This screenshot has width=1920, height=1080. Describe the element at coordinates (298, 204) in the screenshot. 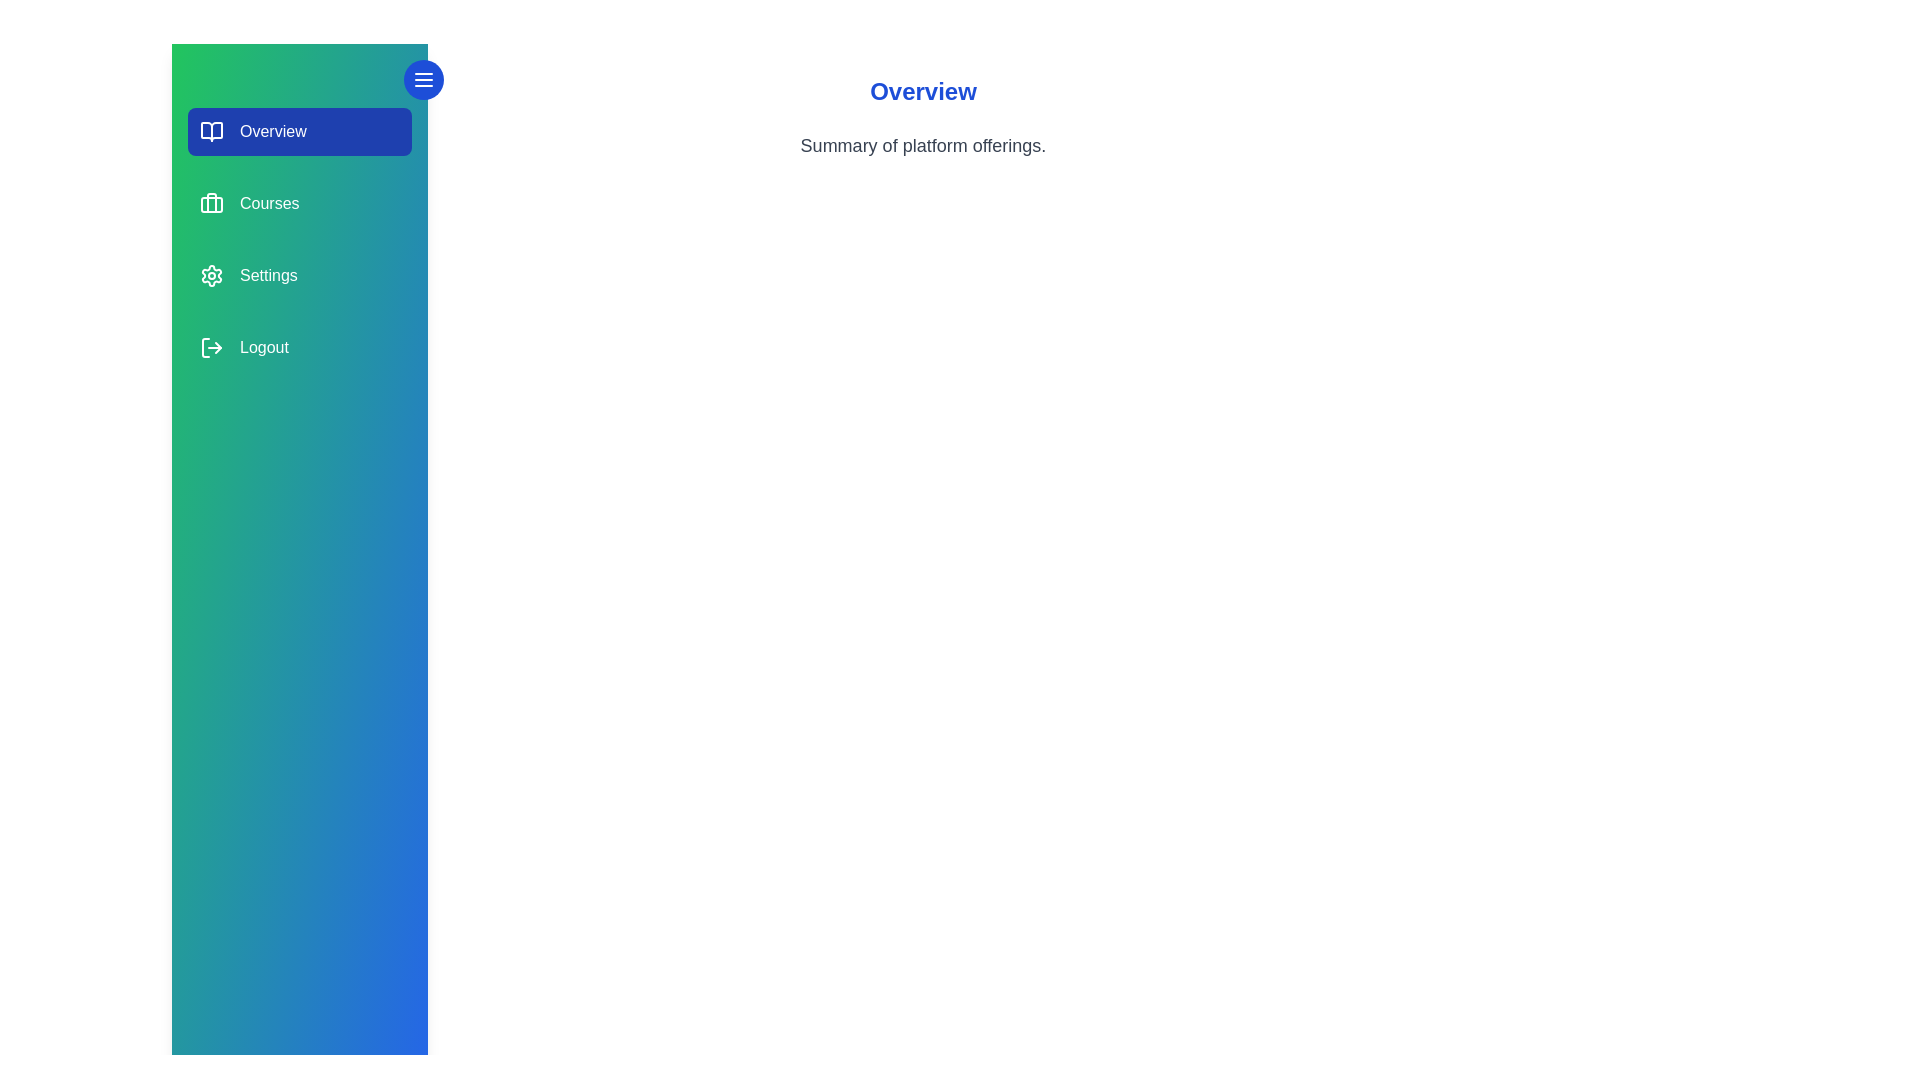

I see `the section labeled Courses to select it` at that location.